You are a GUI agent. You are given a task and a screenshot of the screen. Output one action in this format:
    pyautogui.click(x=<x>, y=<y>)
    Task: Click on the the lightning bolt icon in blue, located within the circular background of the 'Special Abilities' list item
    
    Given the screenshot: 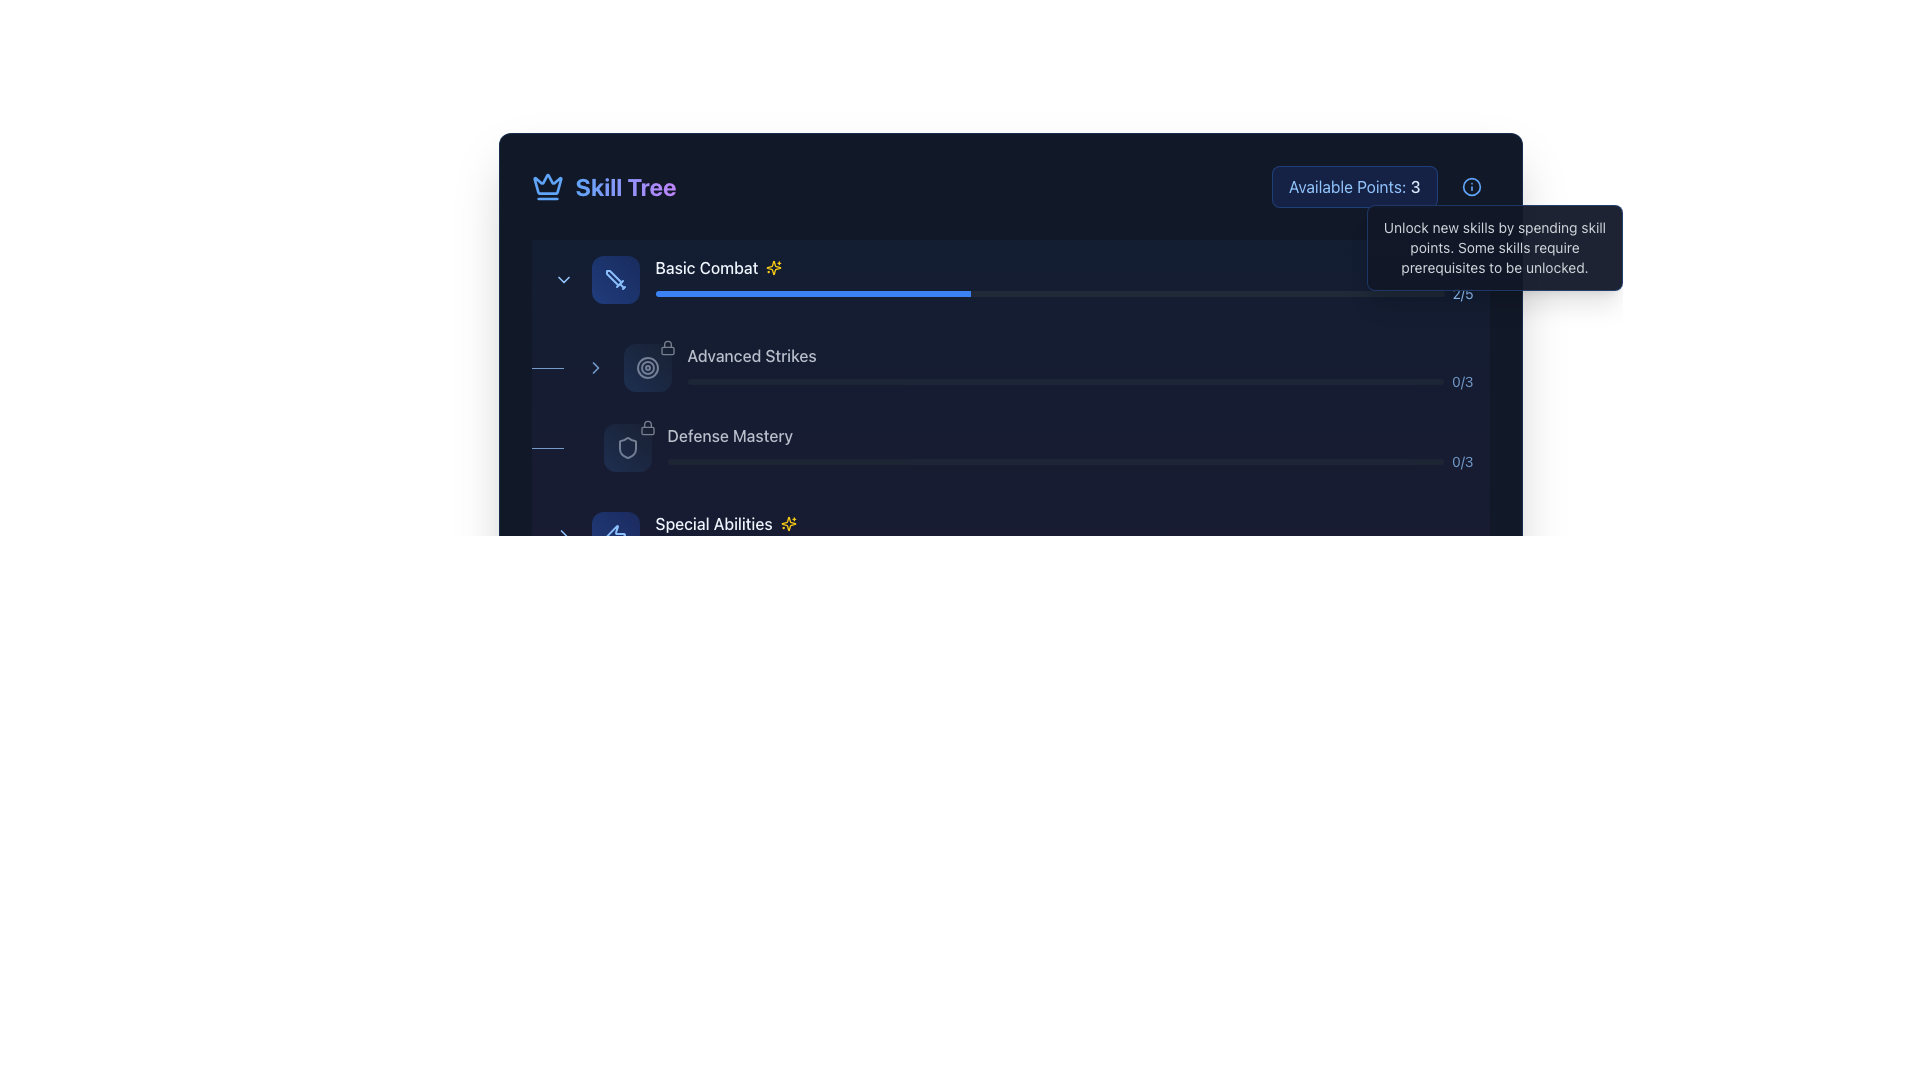 What is the action you would take?
    pyautogui.click(x=614, y=535)
    